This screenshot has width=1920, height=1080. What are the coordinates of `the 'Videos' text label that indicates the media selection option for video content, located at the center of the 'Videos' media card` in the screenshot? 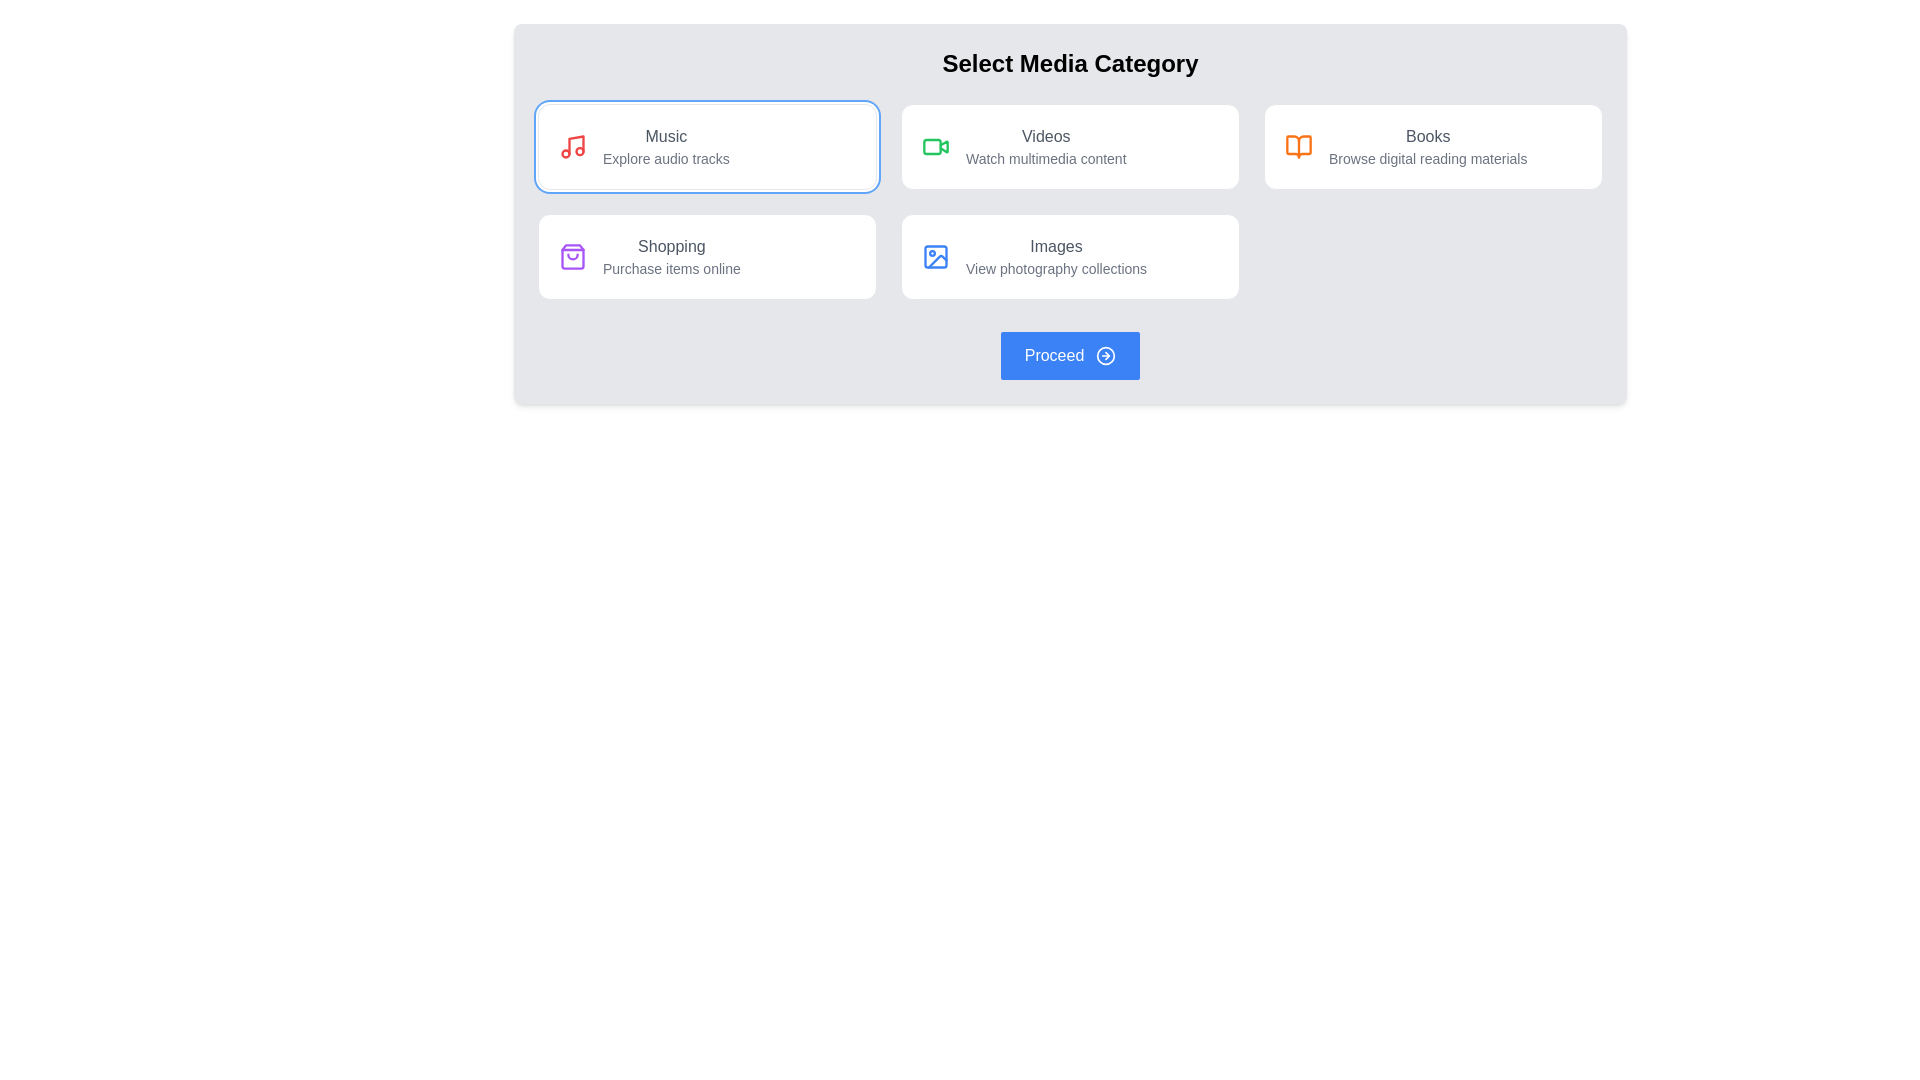 It's located at (1045, 136).